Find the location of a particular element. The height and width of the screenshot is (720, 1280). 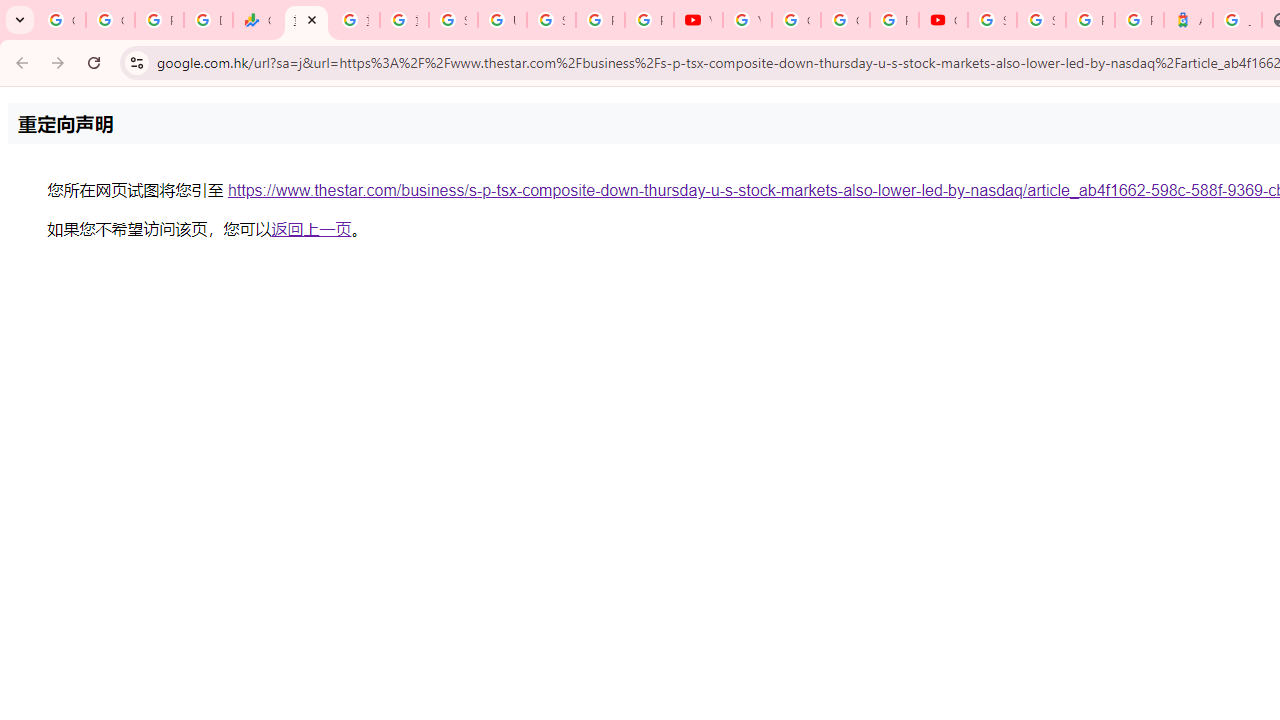

'Content Creator Programs & Opportunities - YouTube Creators' is located at coordinates (942, 20).